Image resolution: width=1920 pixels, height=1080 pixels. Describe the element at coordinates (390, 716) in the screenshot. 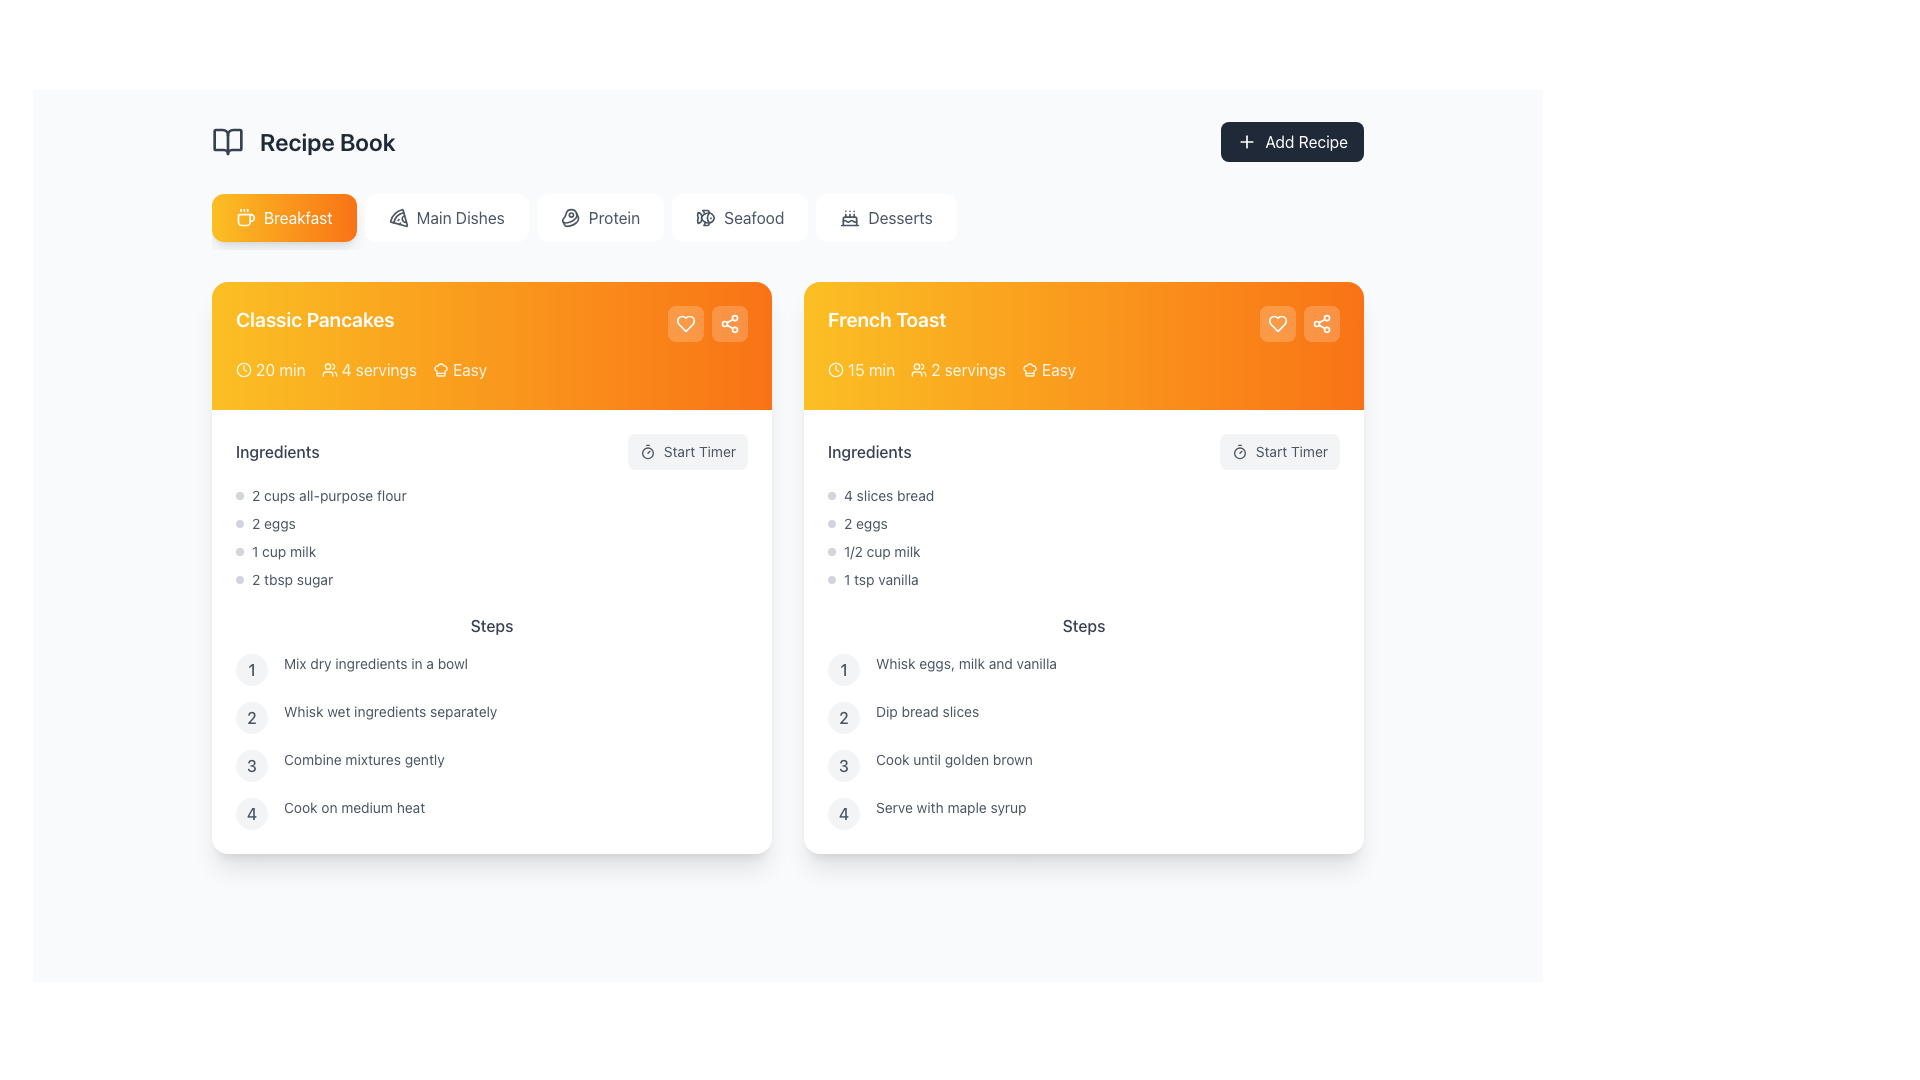

I see `text block displaying the instruction 'Whisk wet ingredients separately', which is the second item in the step-by-step instruction list under the 'Classic Pancakes' recipe` at that location.